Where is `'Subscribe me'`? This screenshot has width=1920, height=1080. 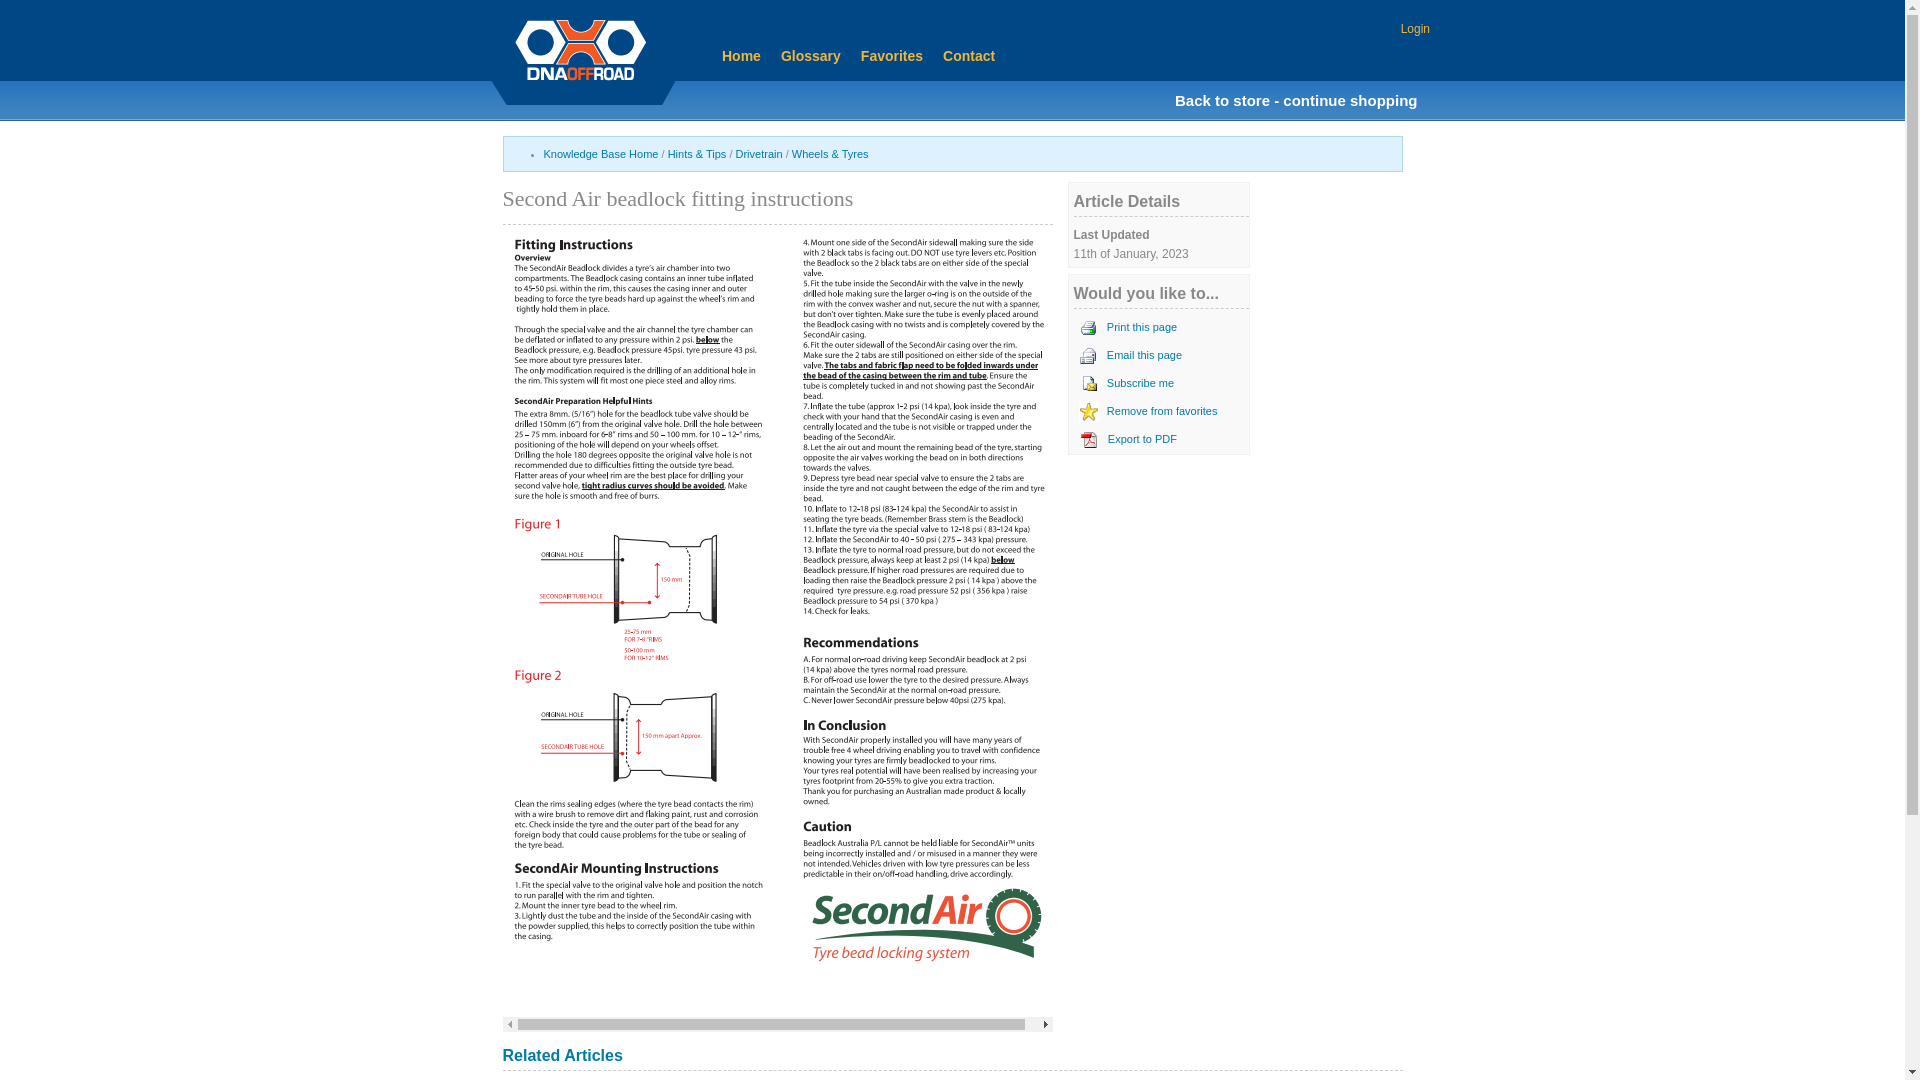 'Subscribe me' is located at coordinates (1140, 382).